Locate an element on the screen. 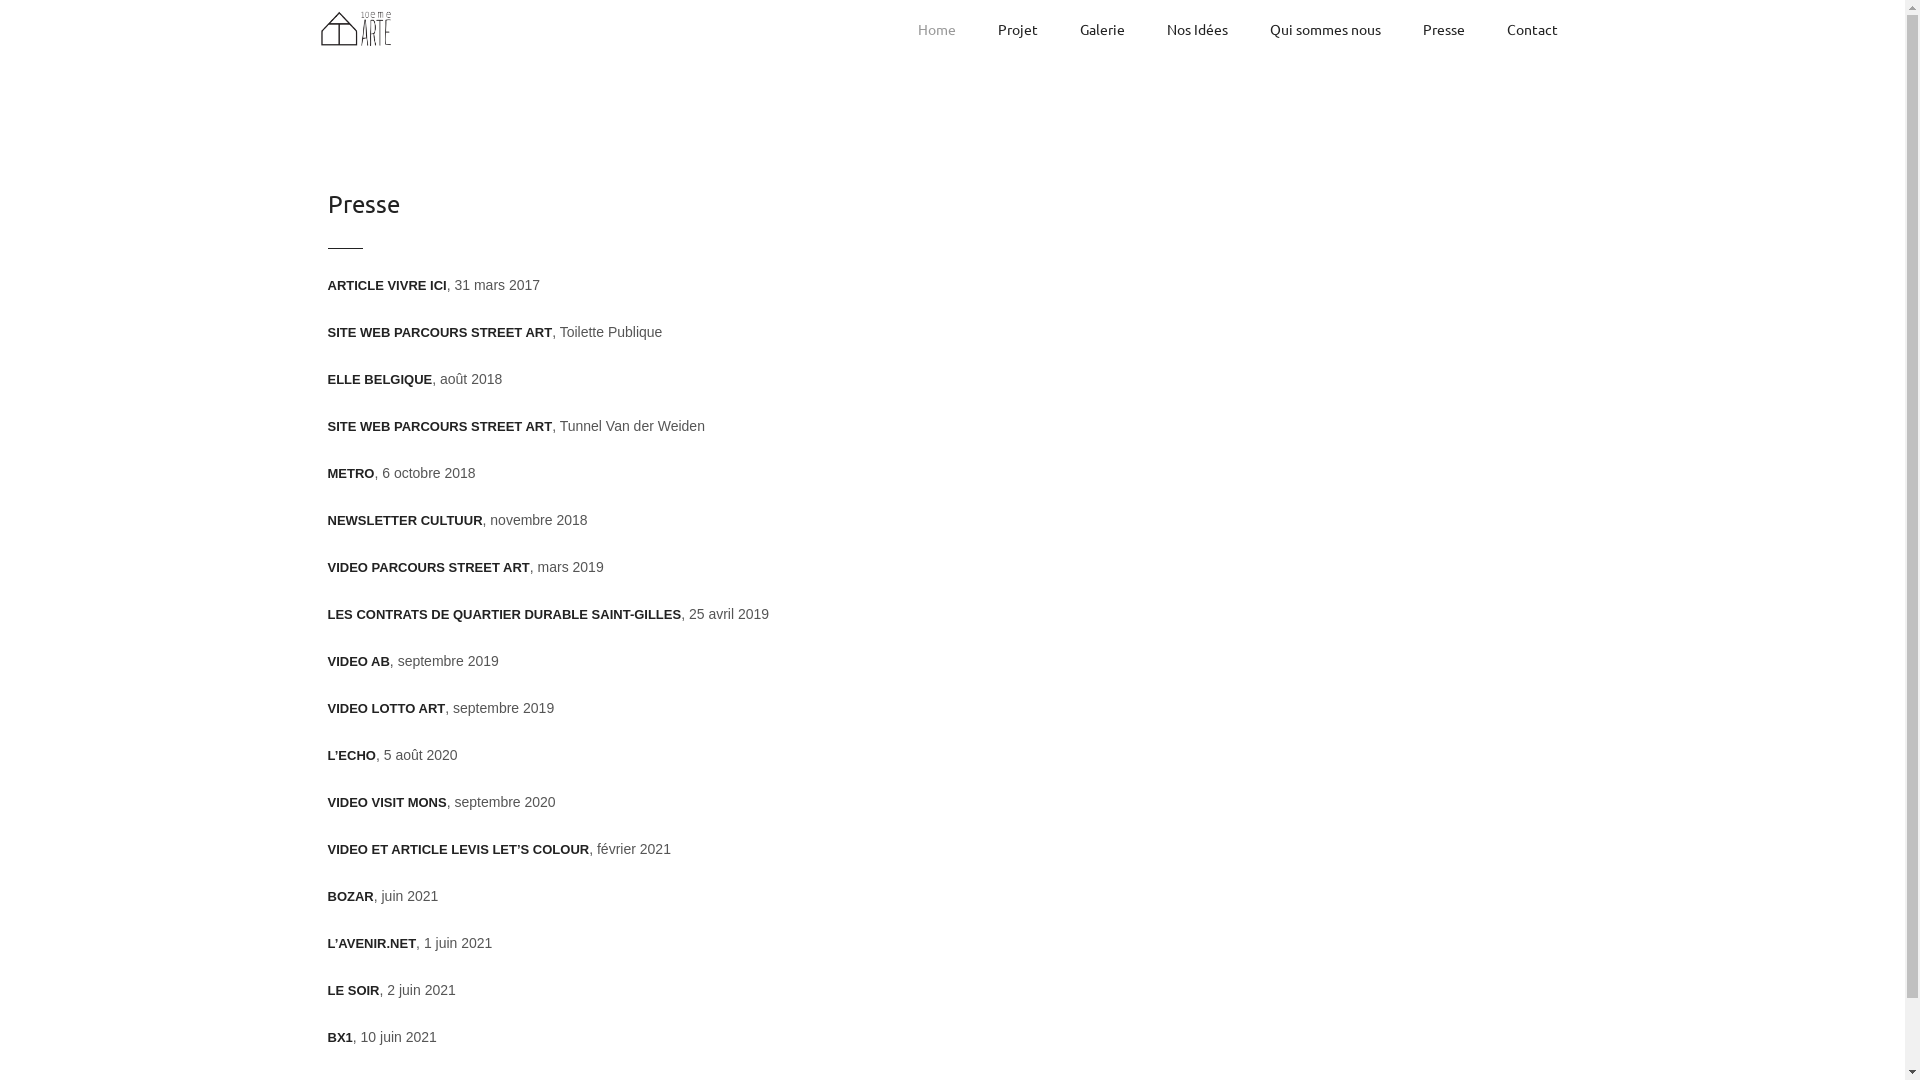 This screenshot has width=1920, height=1080. 'NEWSLETTER CULTUUR' is located at coordinates (404, 519).